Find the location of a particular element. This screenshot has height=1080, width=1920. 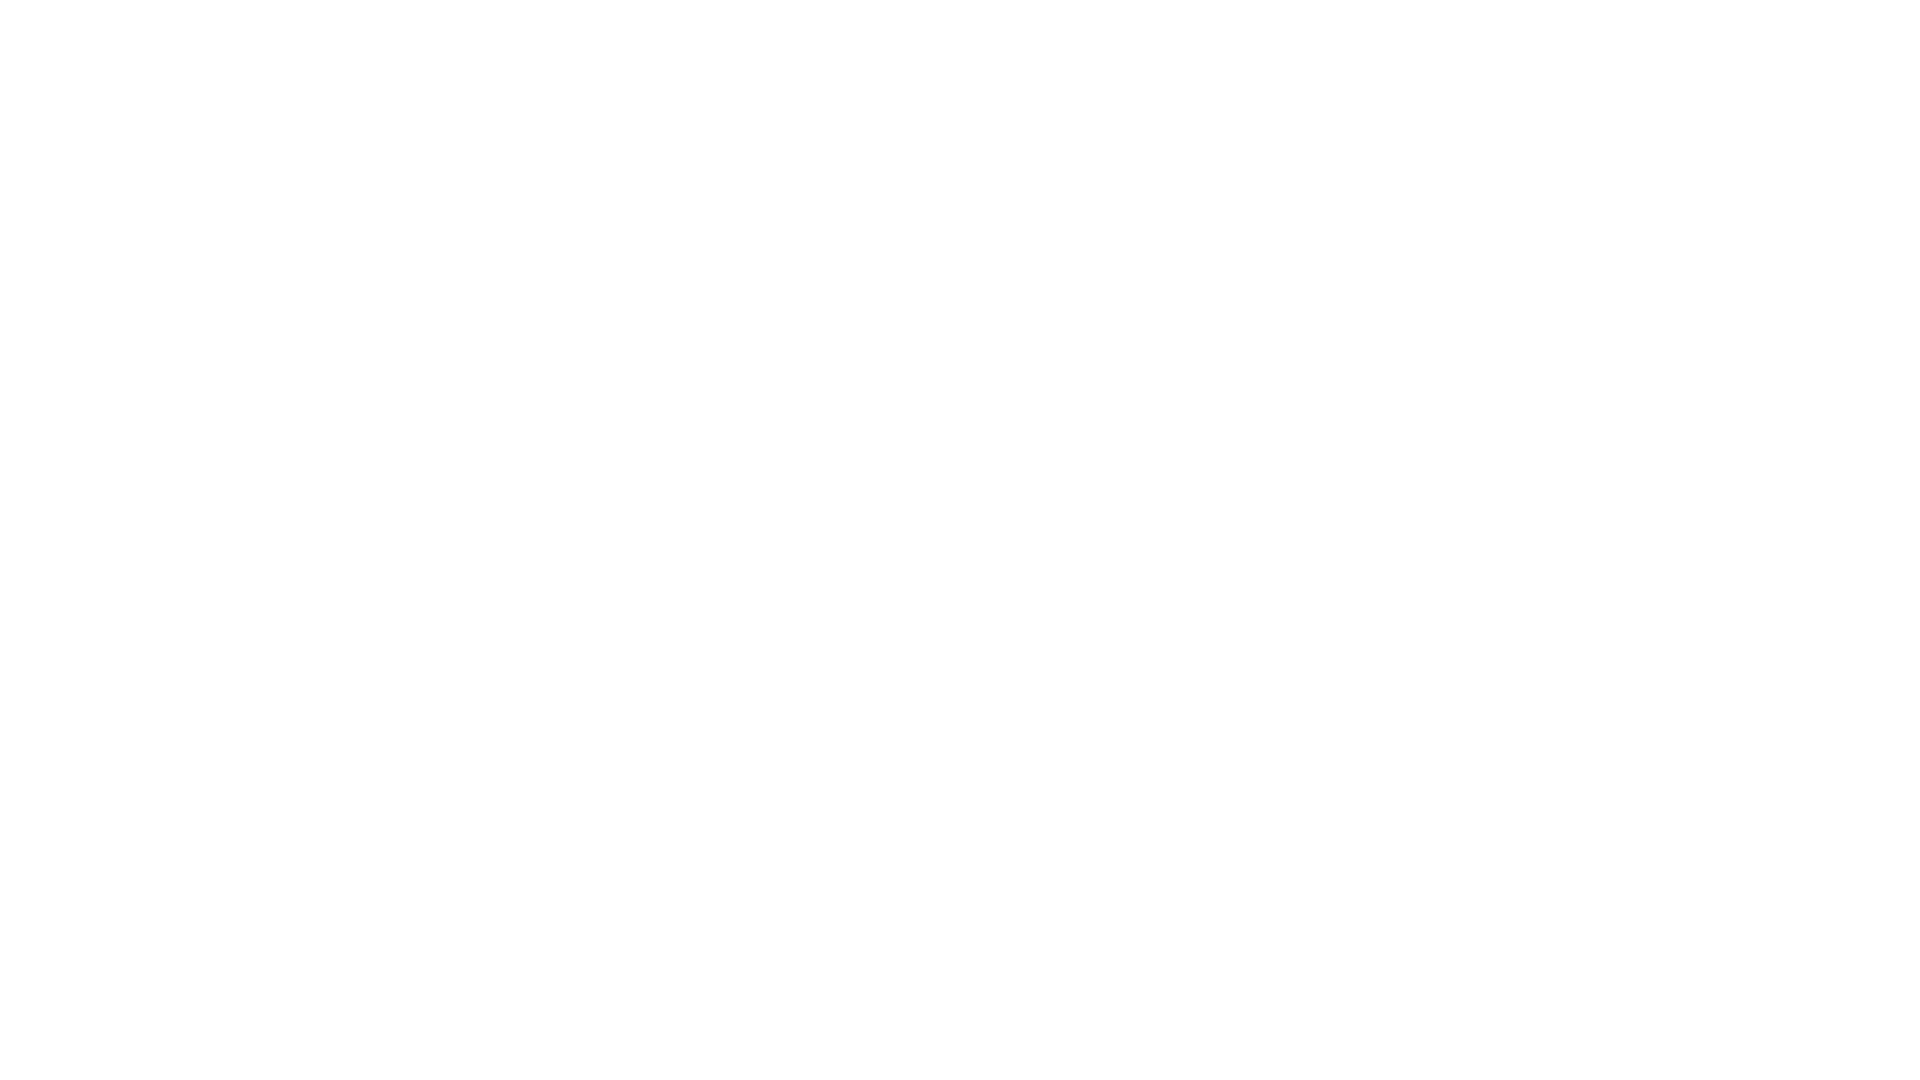

Dismiss is located at coordinates (1882, 78).